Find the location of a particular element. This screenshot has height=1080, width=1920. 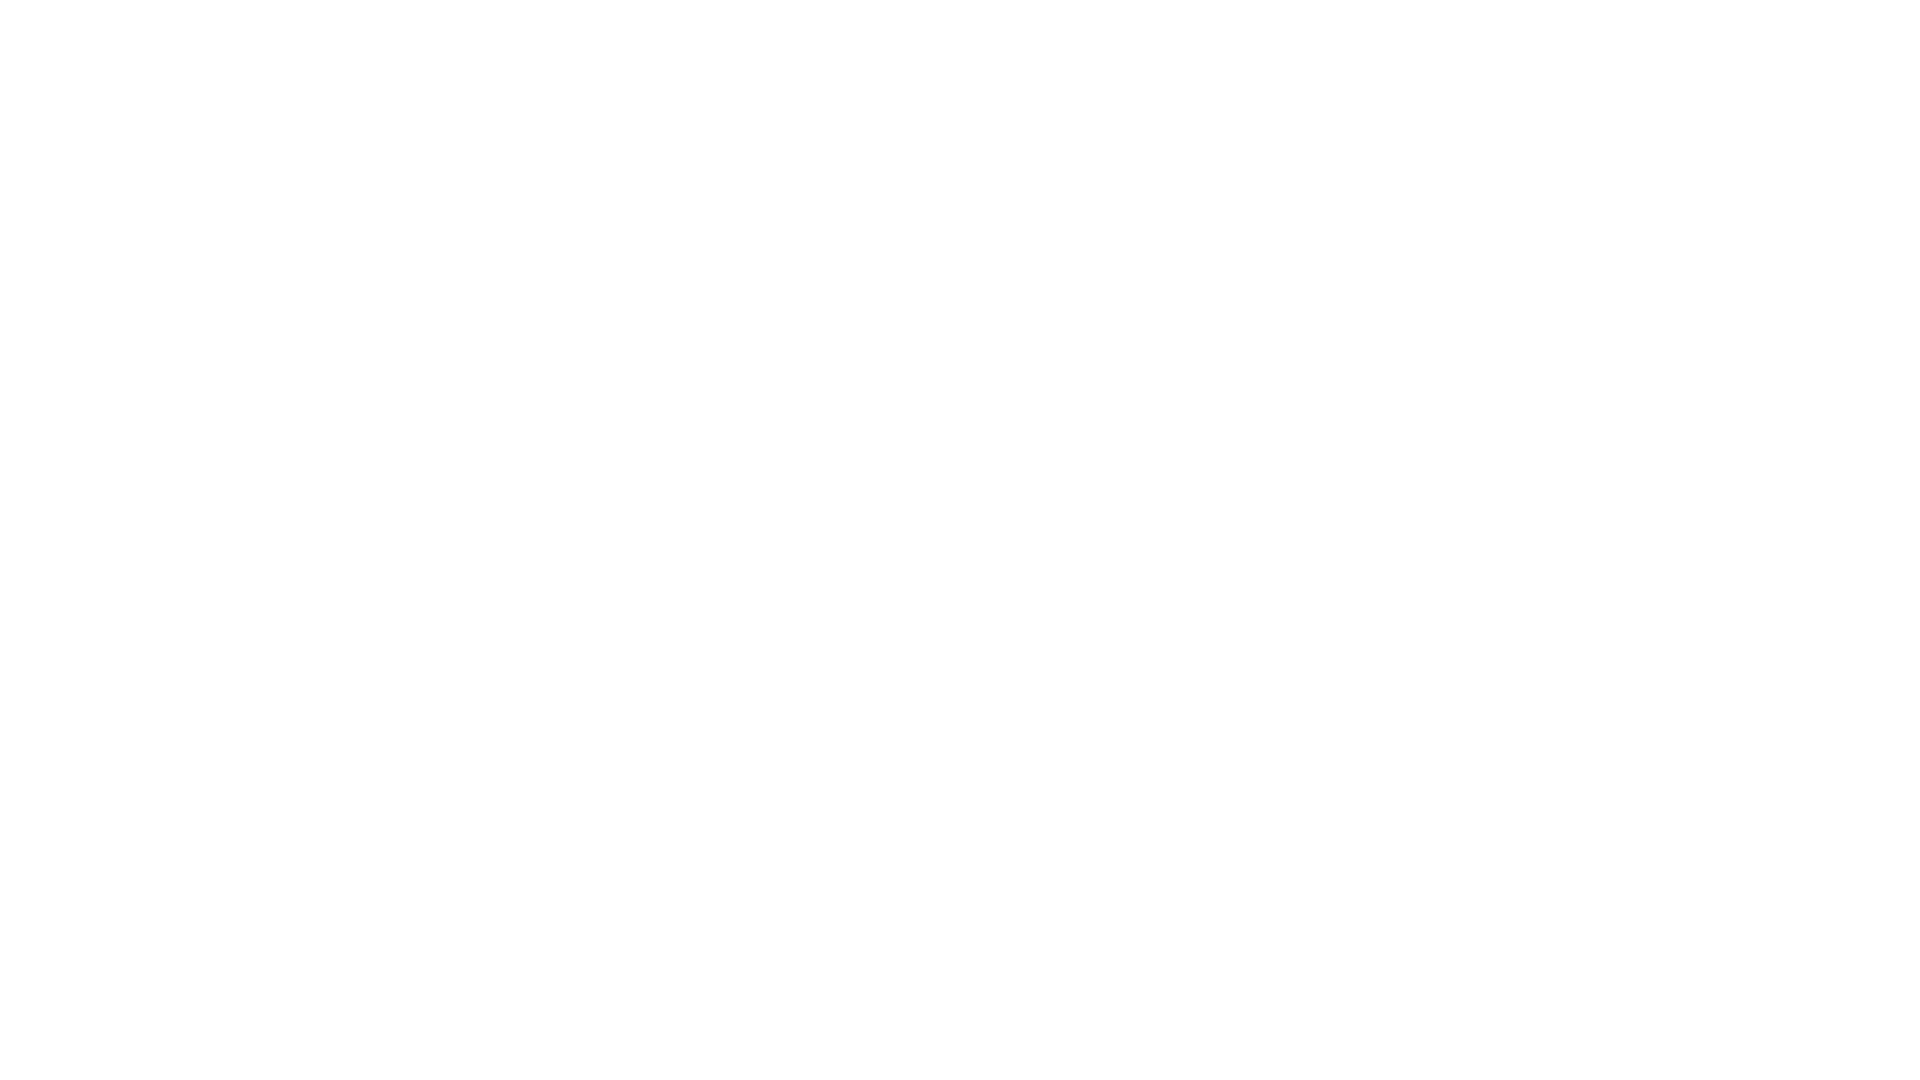

Dismiss is located at coordinates (1882, 78).